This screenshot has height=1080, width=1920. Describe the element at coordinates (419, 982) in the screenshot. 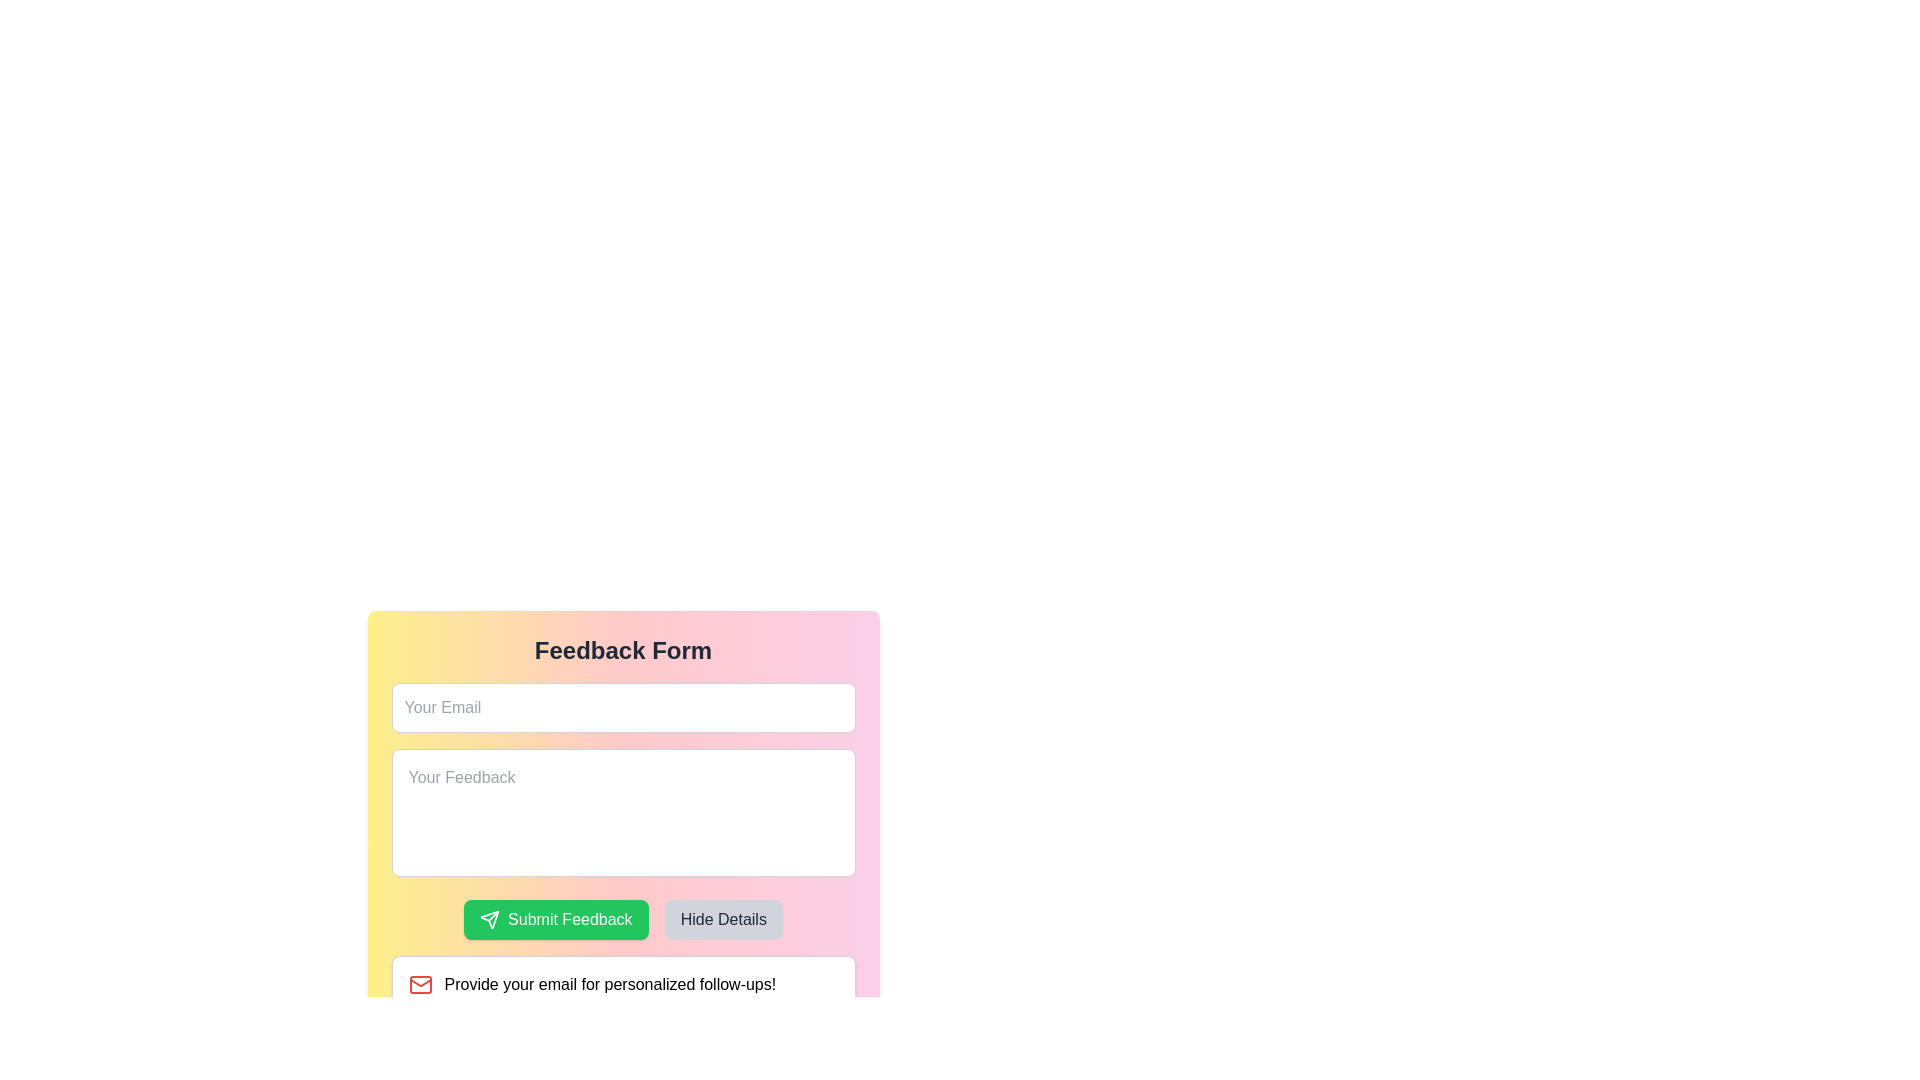

I see `the decorative graphic representing the pointed bottom part of the envelope illustration within the SVG icon located in the feedback form interface` at that location.